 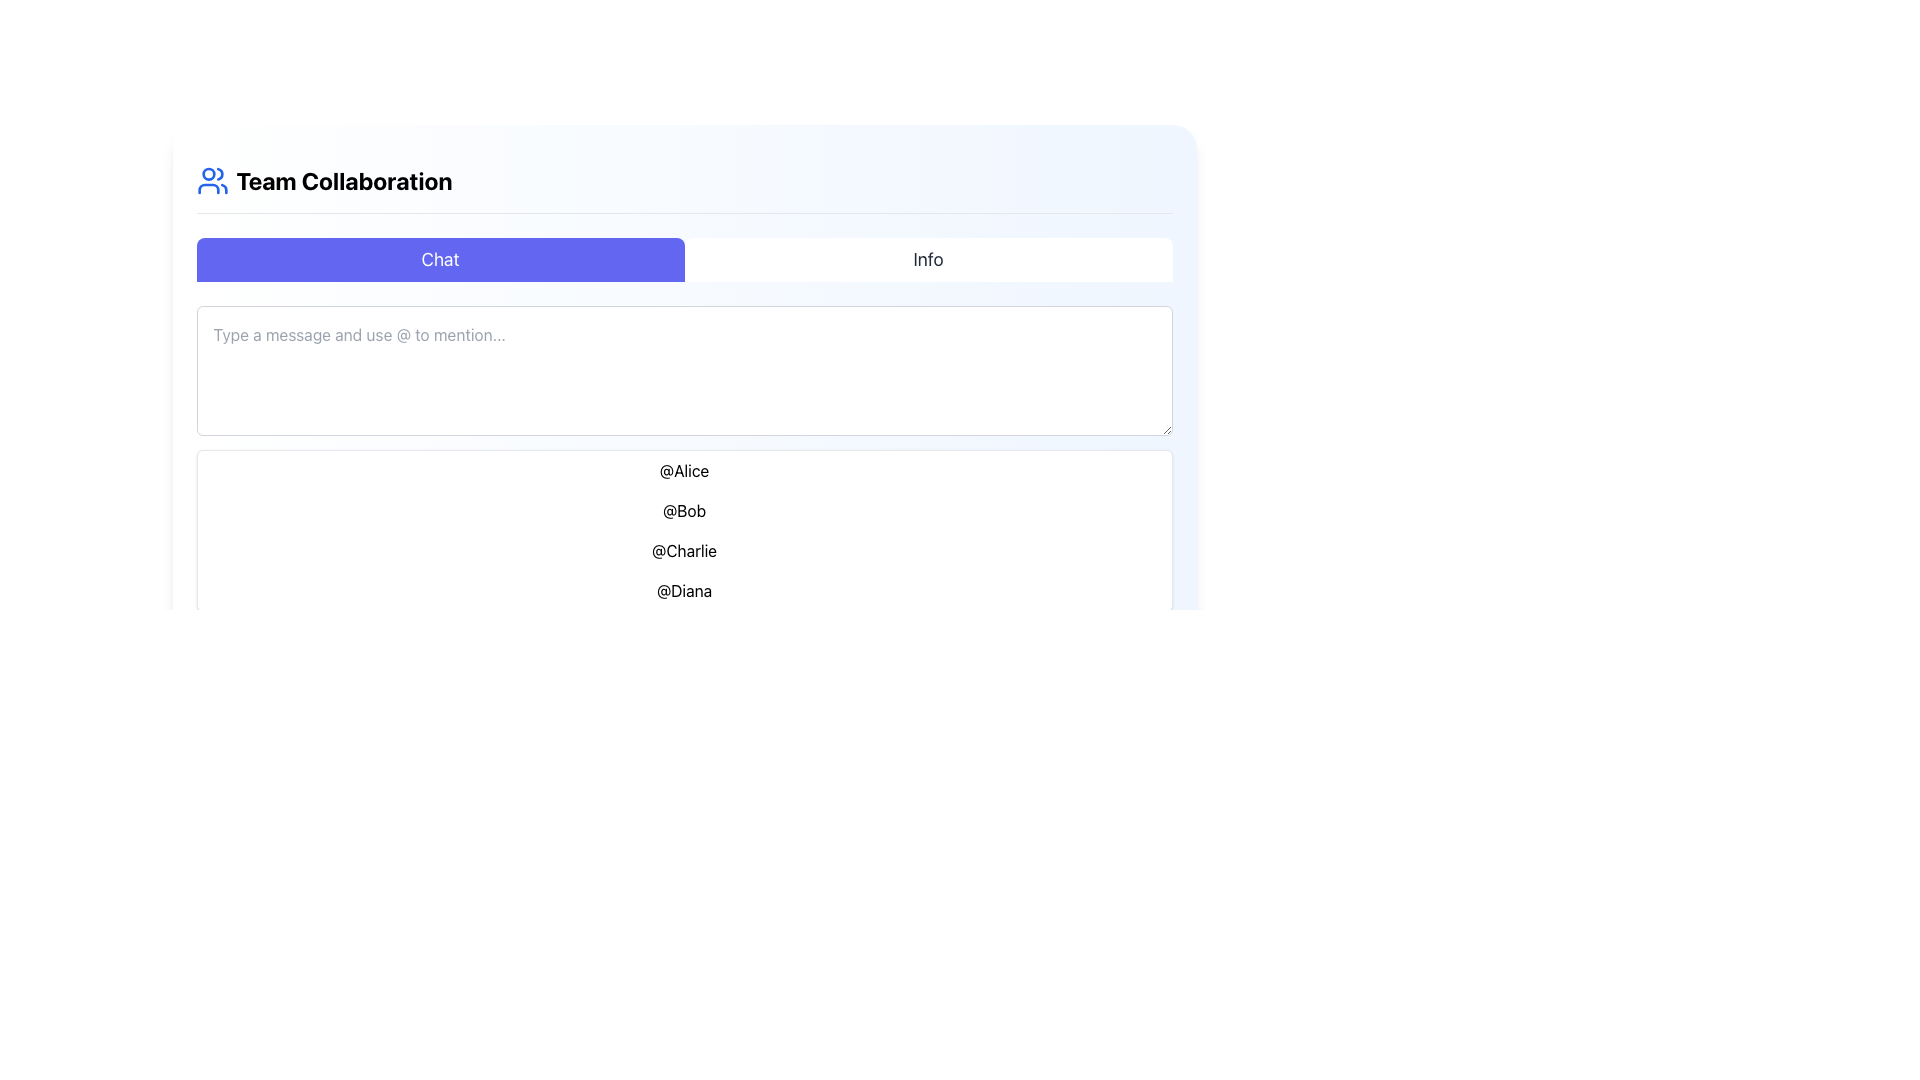 I want to click on the 'Chat' Tab Button, which is a rectangular button with rounded top corners, styled with a blue background and white text, located in the header bar, so click(x=439, y=258).